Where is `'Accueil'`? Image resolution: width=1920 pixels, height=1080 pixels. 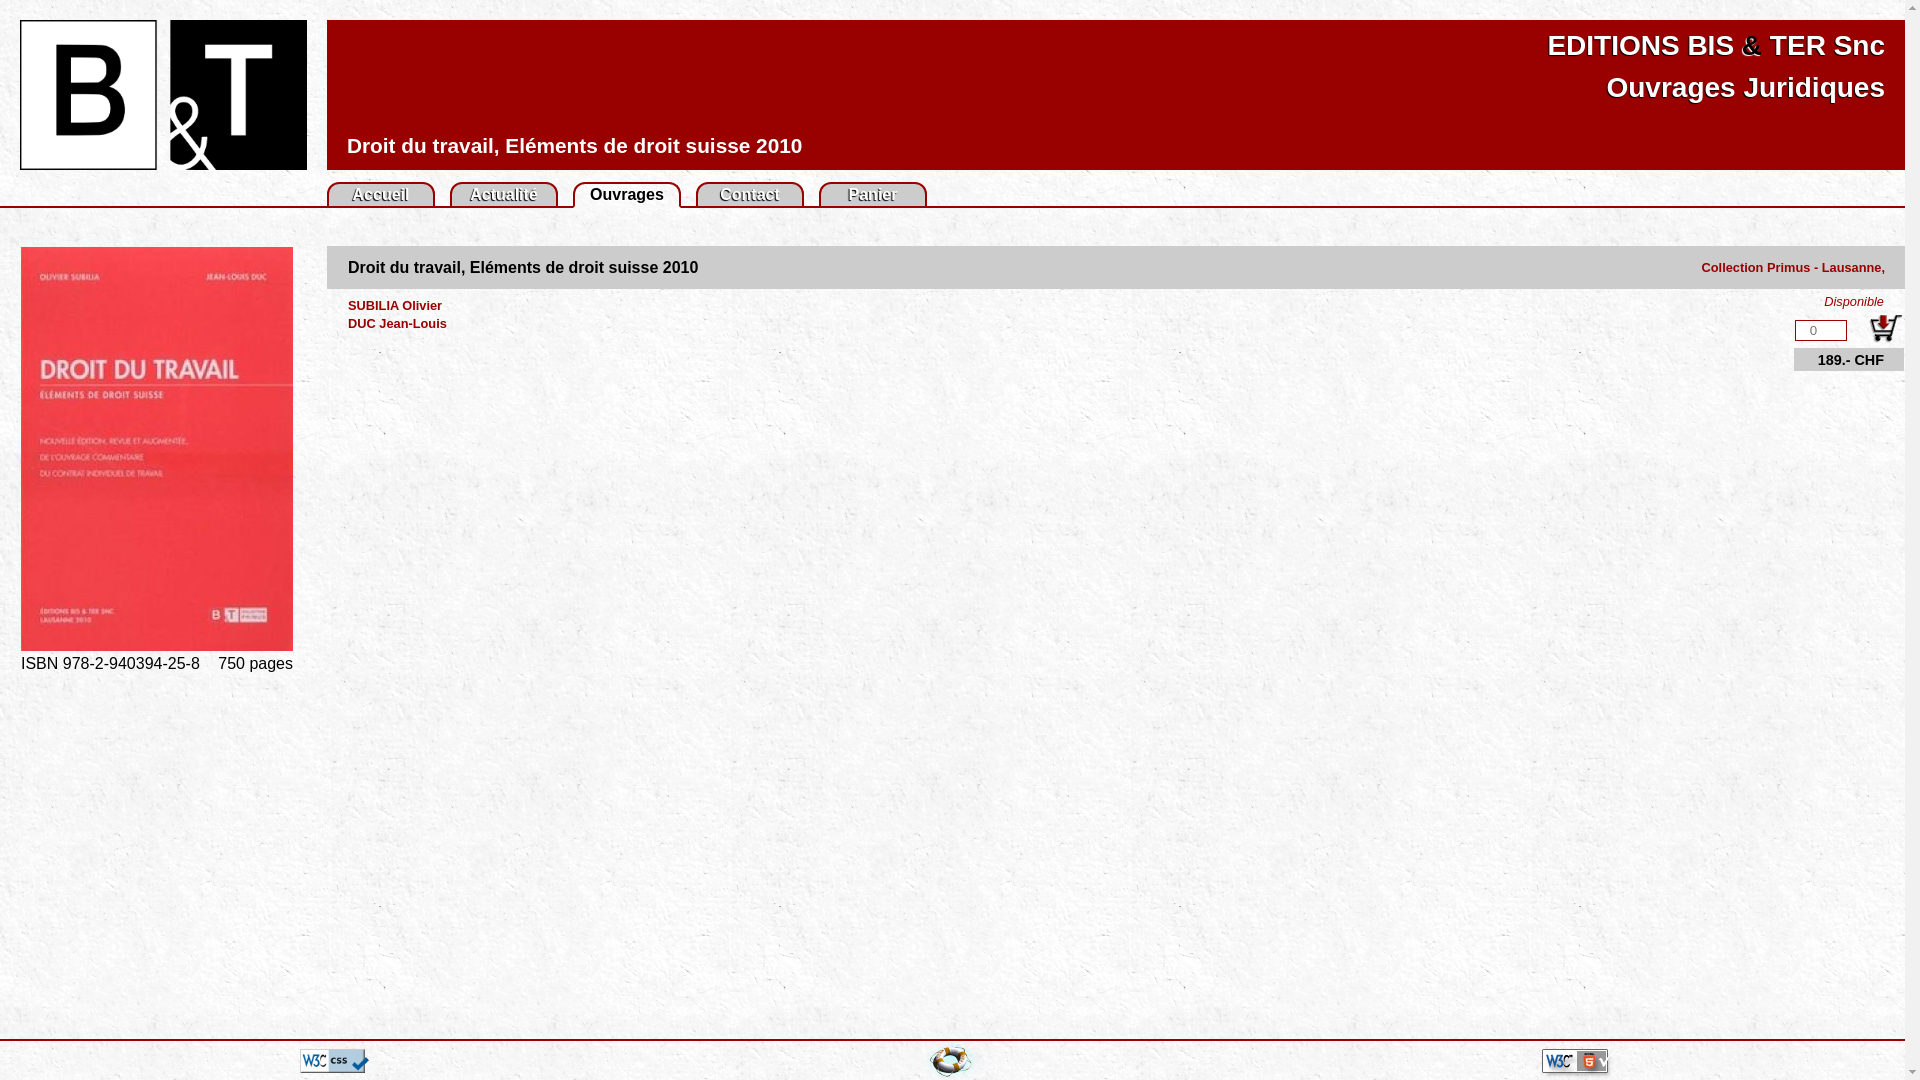 'Accueil' is located at coordinates (381, 194).